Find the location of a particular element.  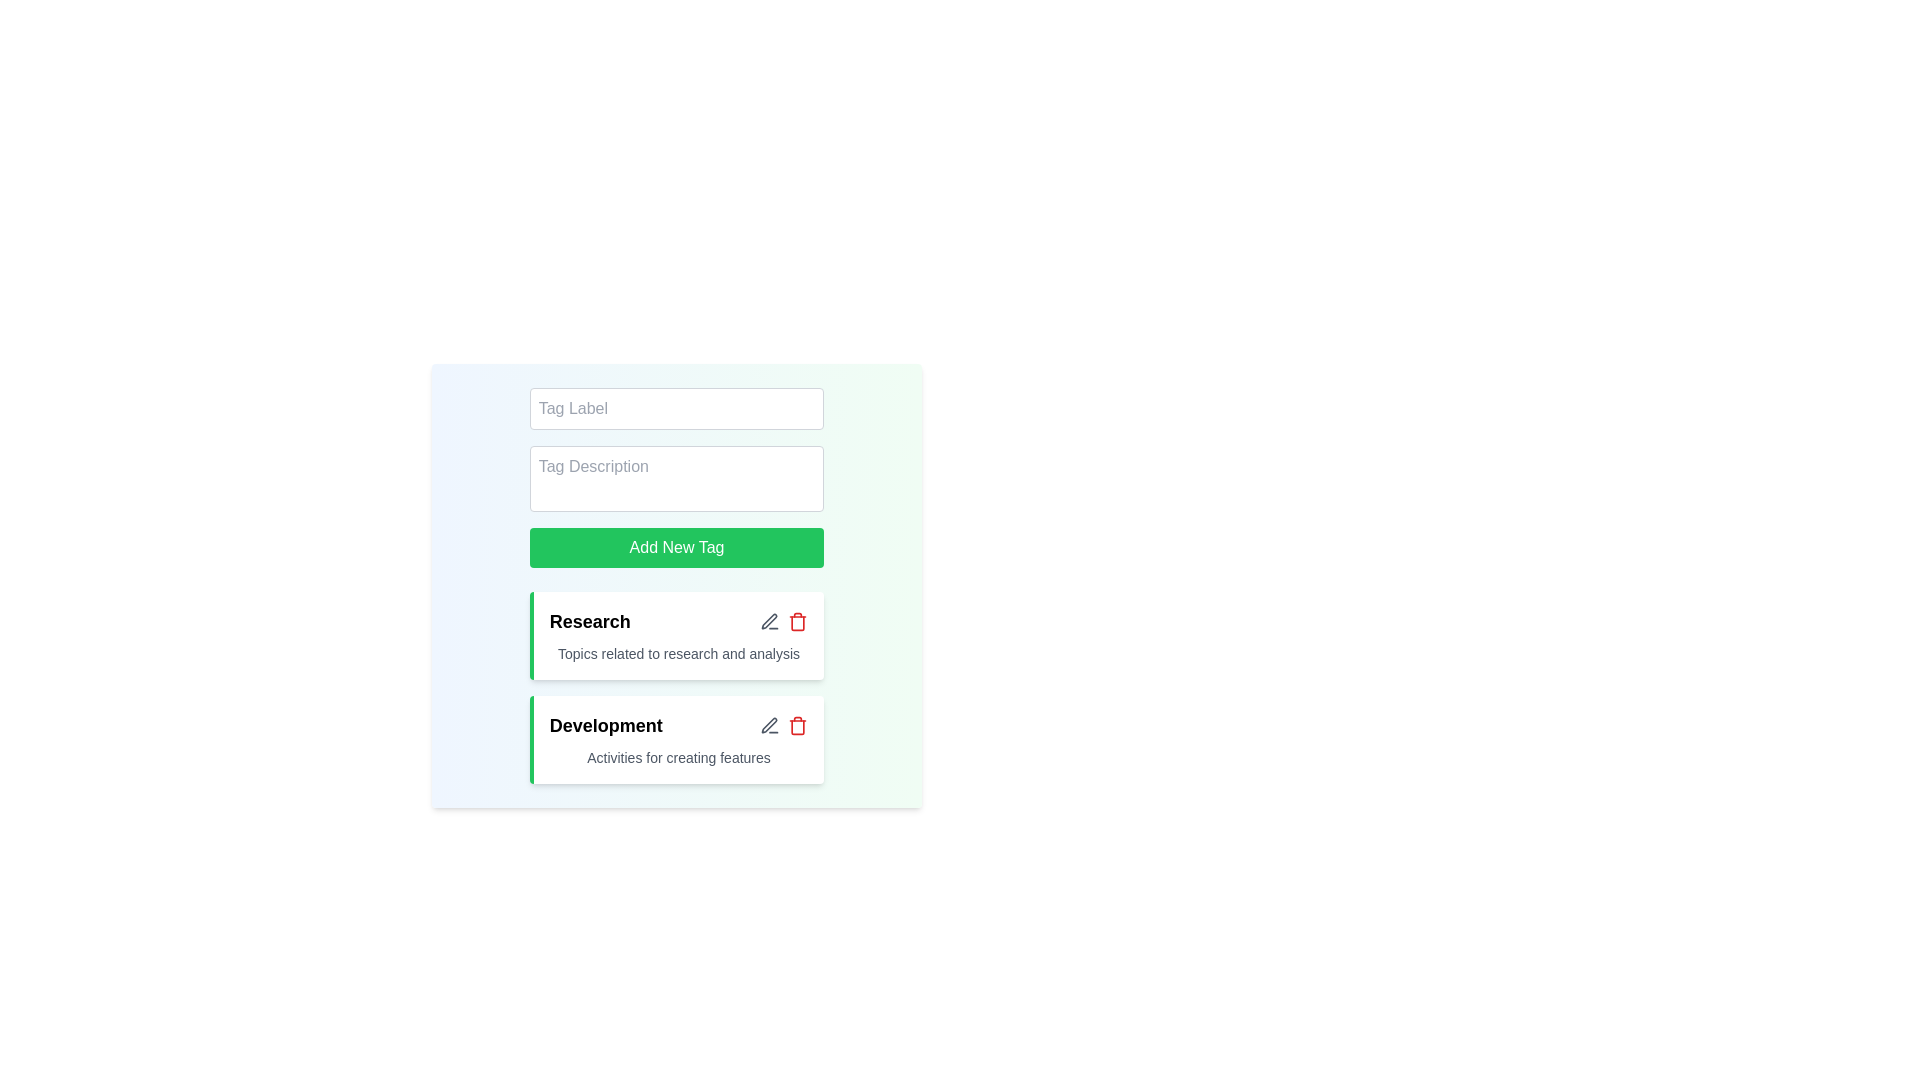

the delete icon button located within the 'Development' card, positioned to the right of the card title and description, to initiate a deletion action is located at coordinates (797, 725).